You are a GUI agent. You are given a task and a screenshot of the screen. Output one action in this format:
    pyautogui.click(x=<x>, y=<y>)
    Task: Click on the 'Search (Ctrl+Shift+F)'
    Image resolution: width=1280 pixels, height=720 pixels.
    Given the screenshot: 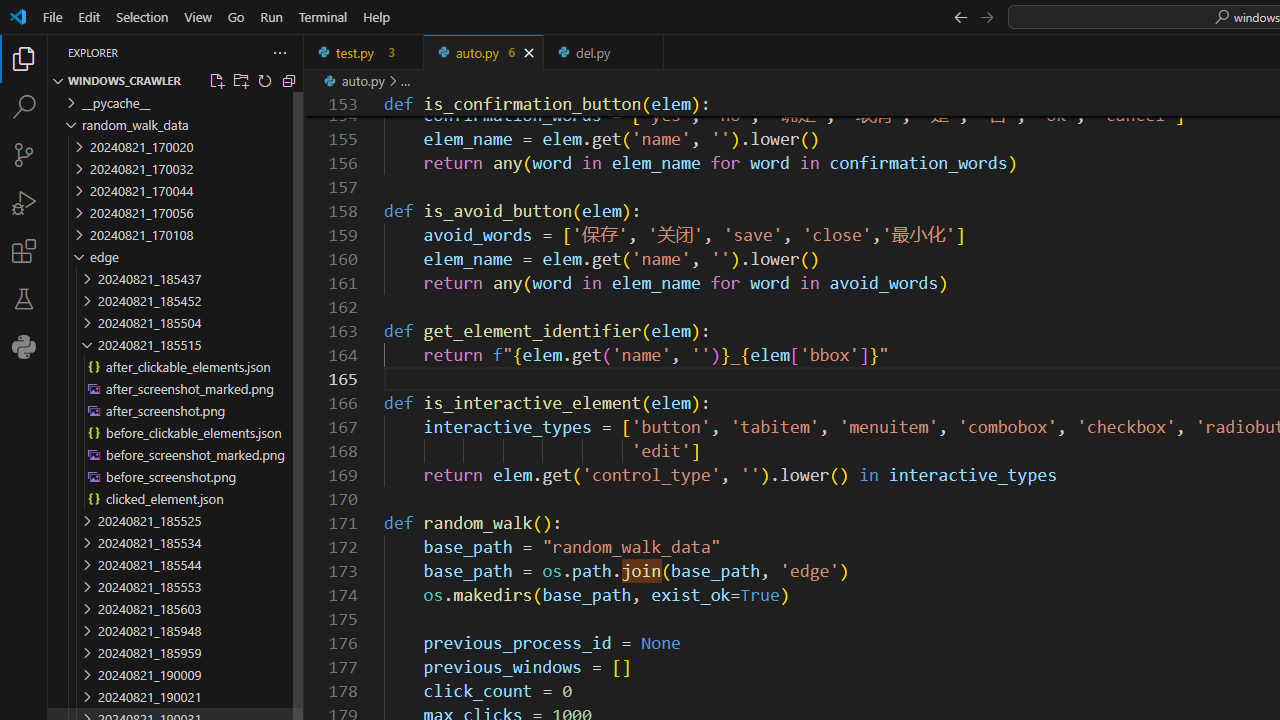 What is the action you would take?
    pyautogui.click(x=24, y=106)
    